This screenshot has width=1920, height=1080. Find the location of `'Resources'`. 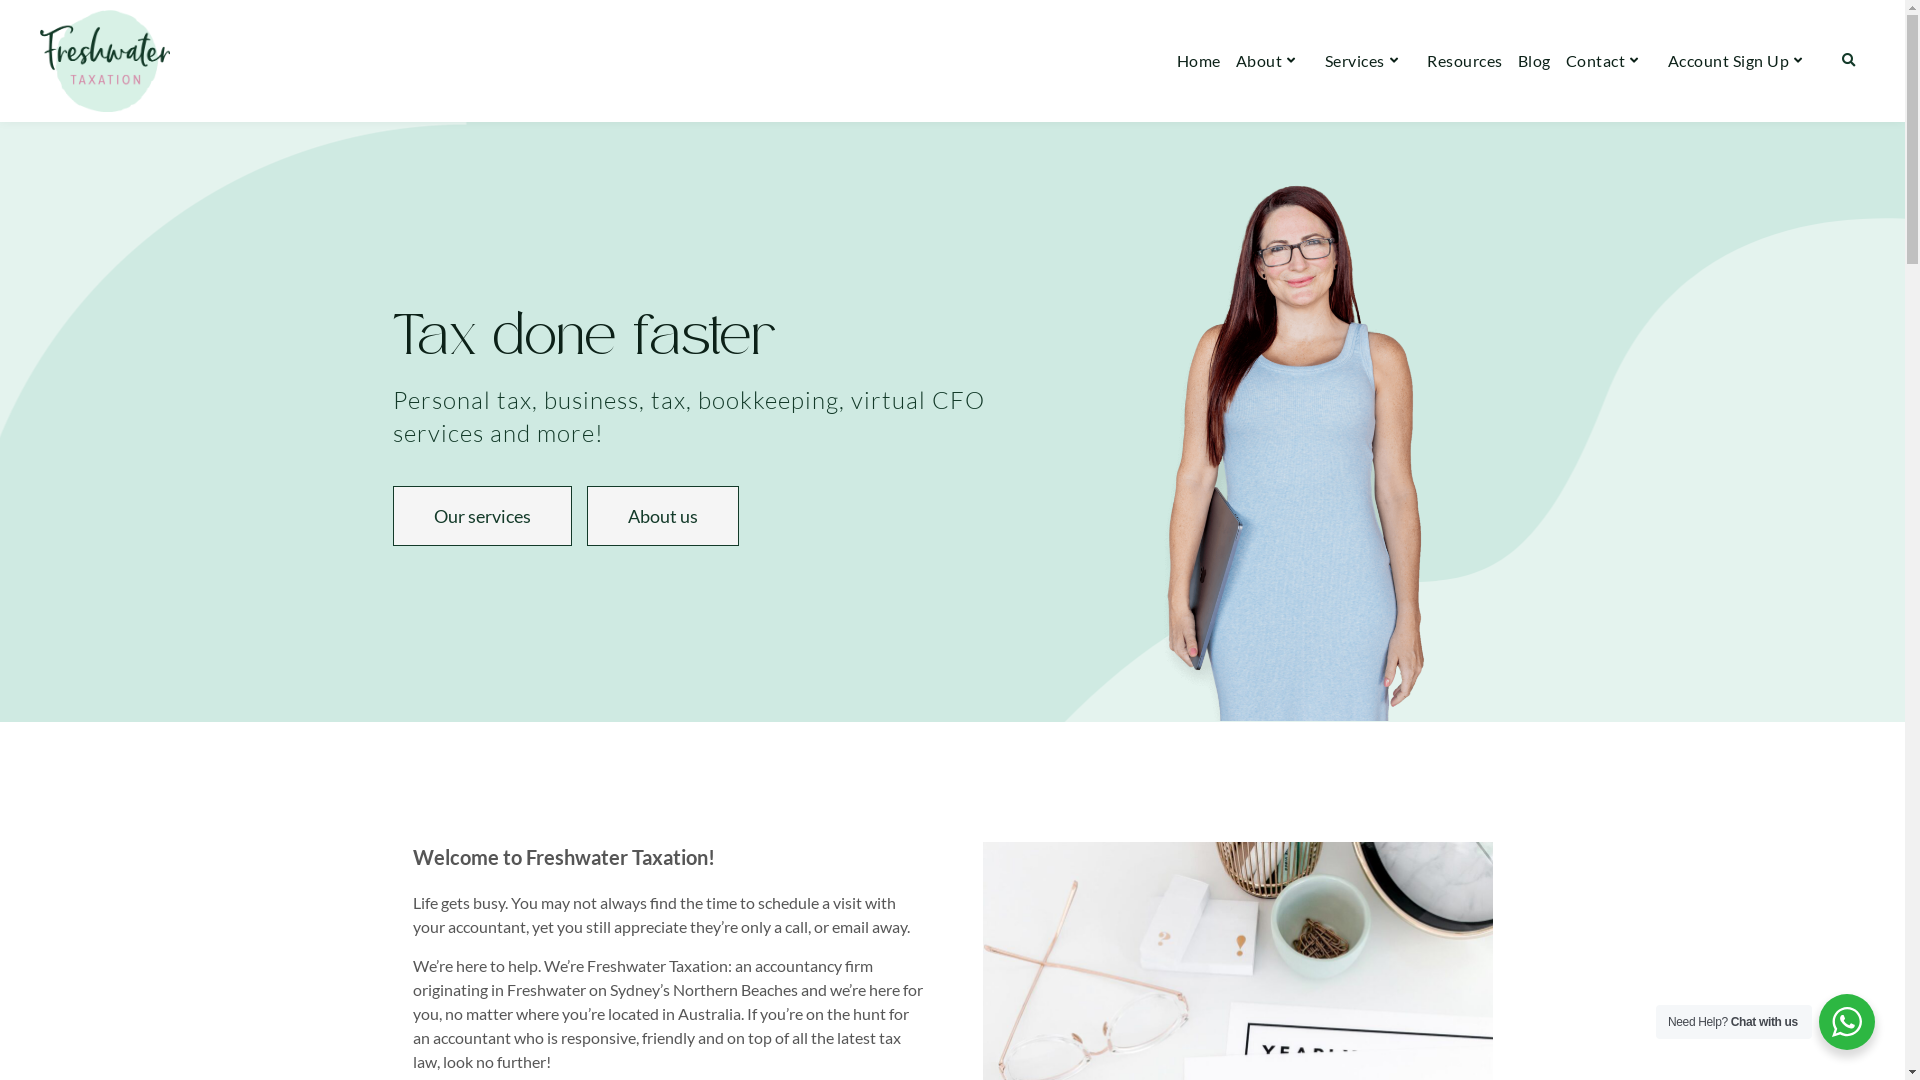

'Resources' is located at coordinates (1464, 60).